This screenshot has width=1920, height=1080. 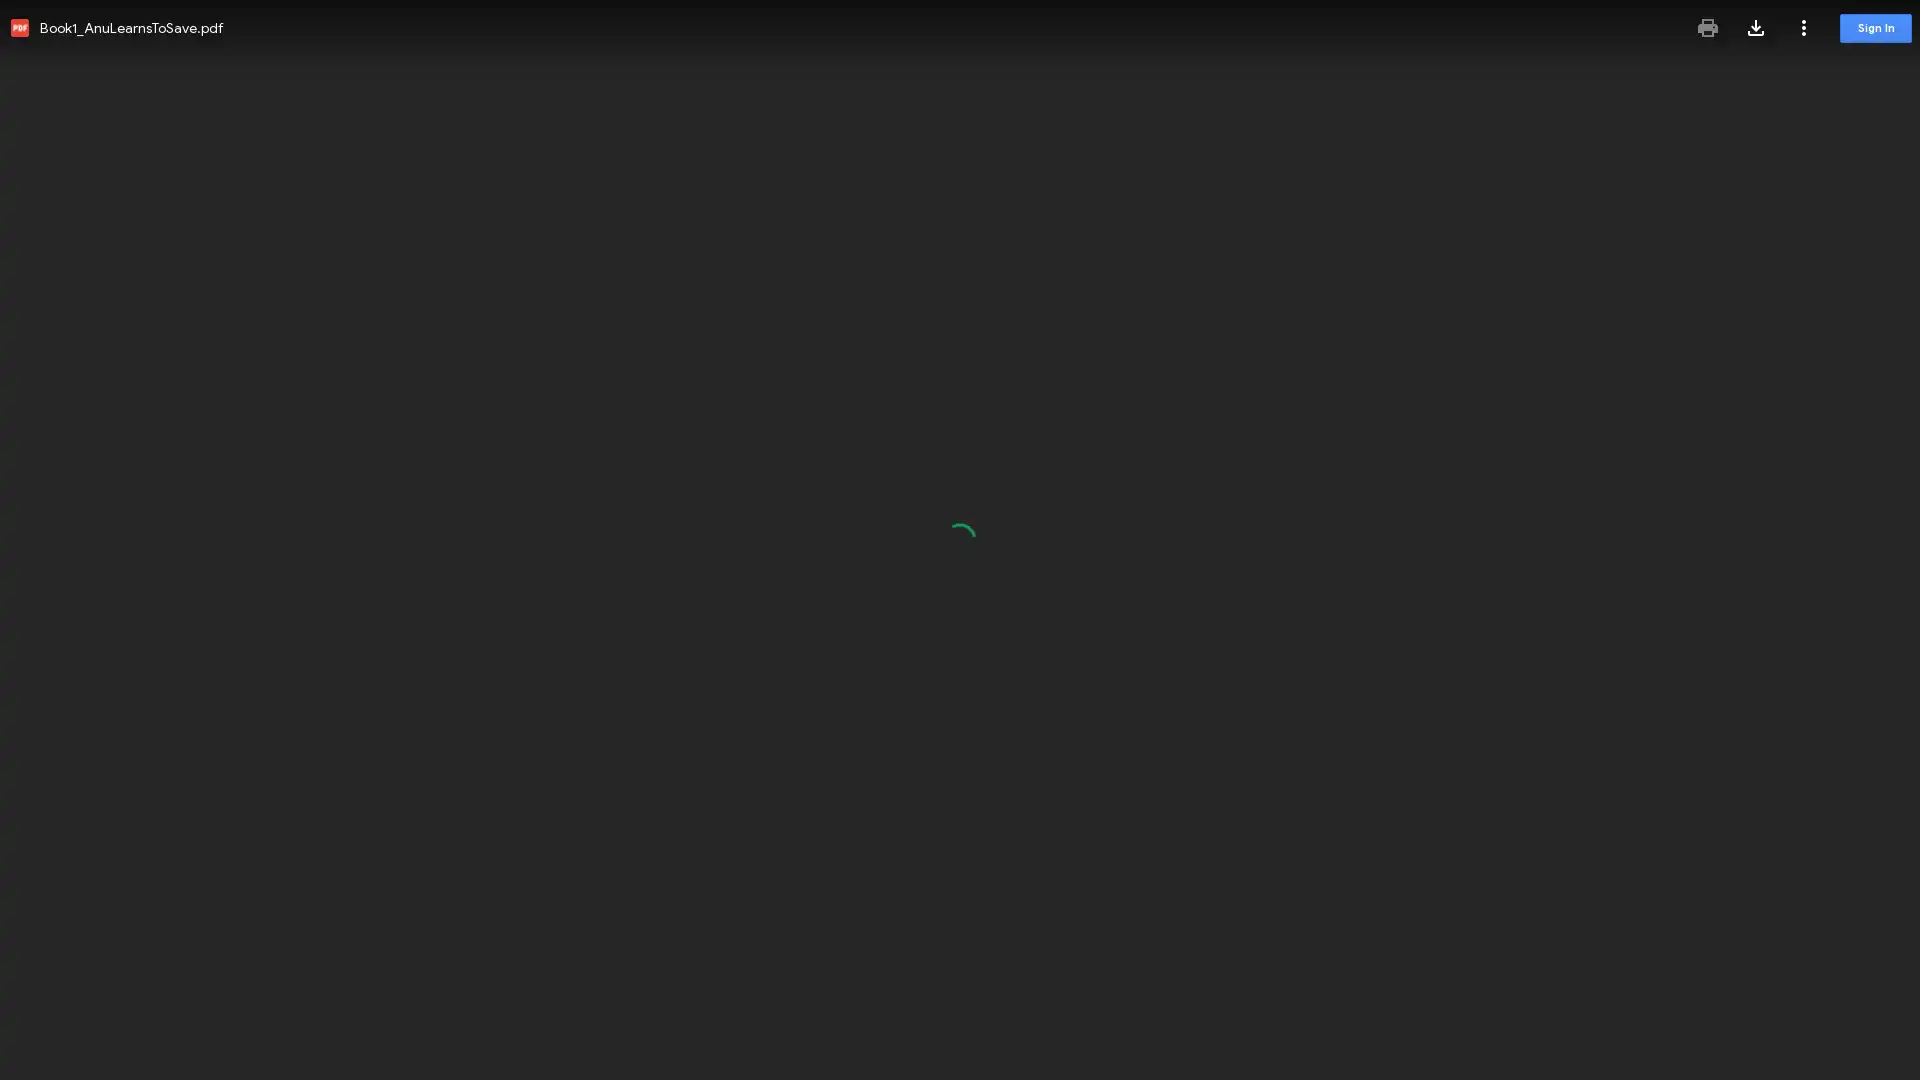 I want to click on Download, so click(x=1755, y=27).